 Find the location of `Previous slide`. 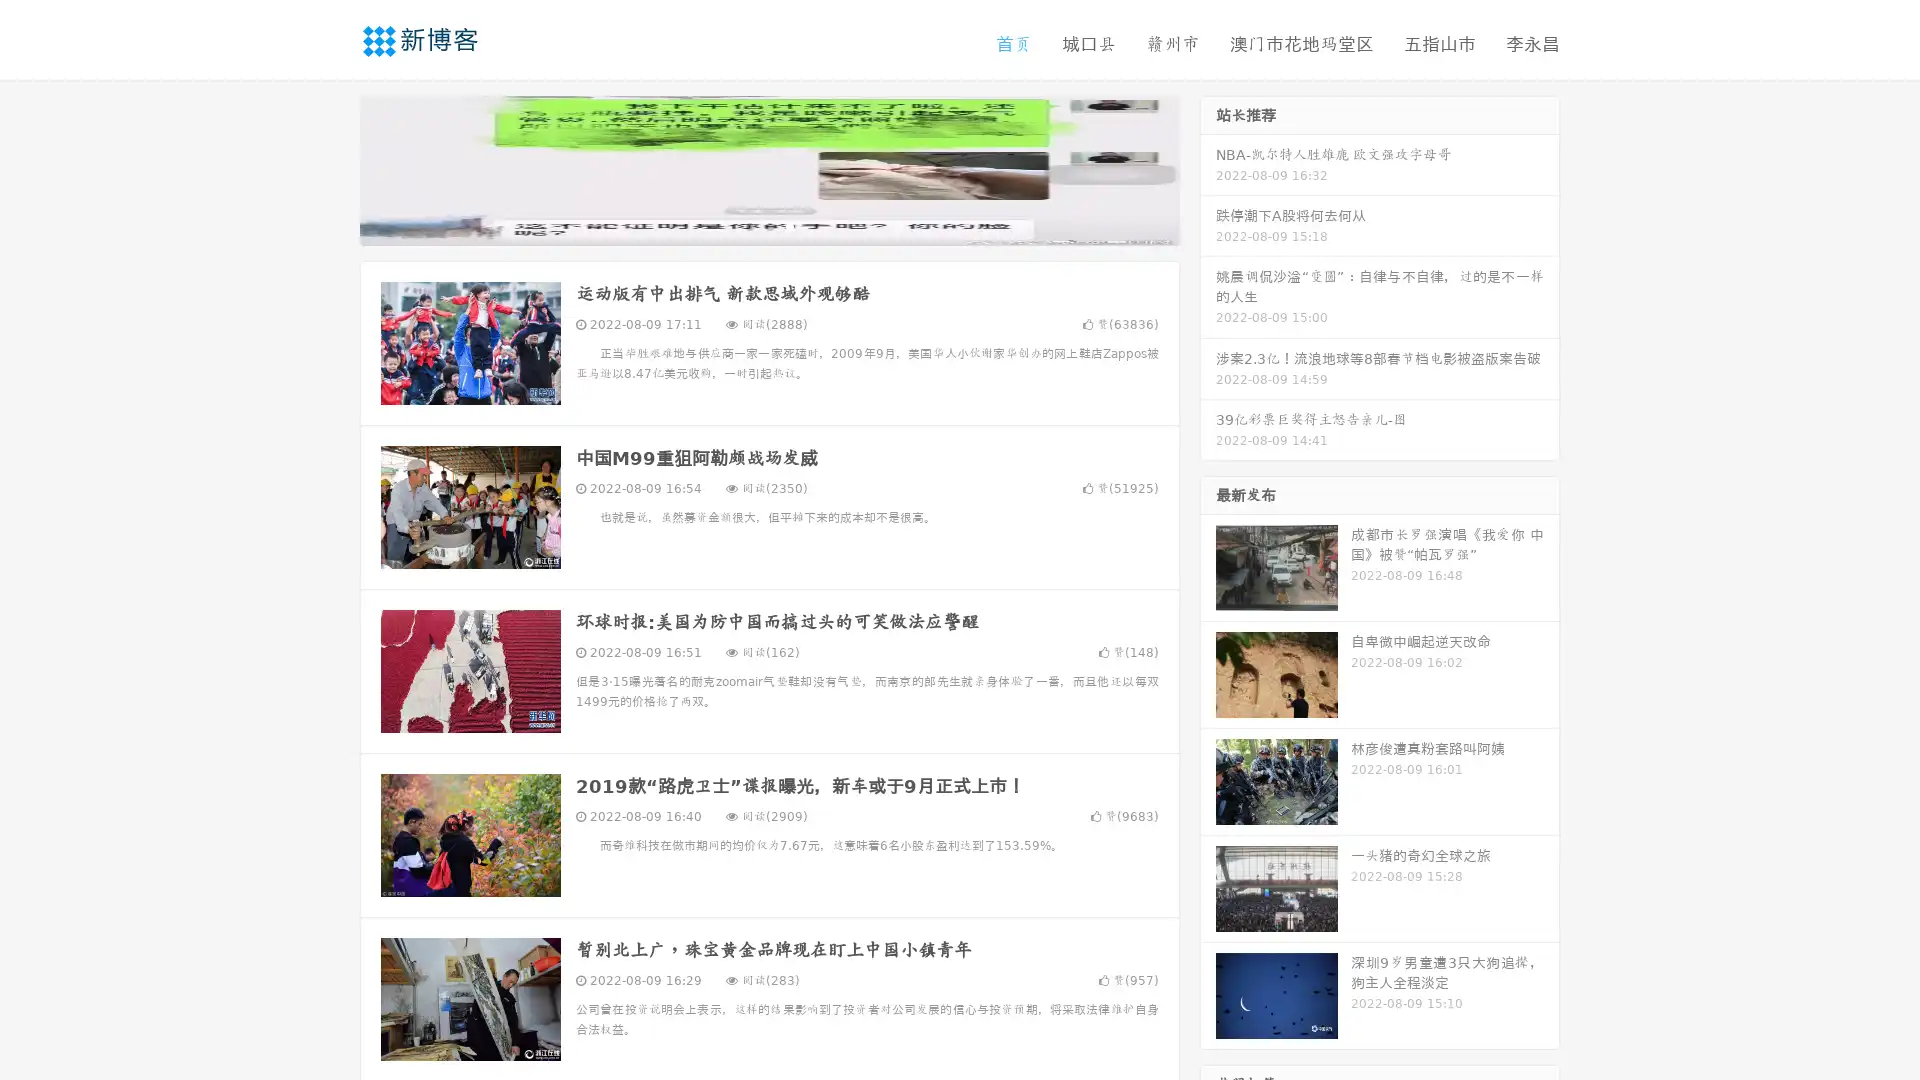

Previous slide is located at coordinates (330, 168).